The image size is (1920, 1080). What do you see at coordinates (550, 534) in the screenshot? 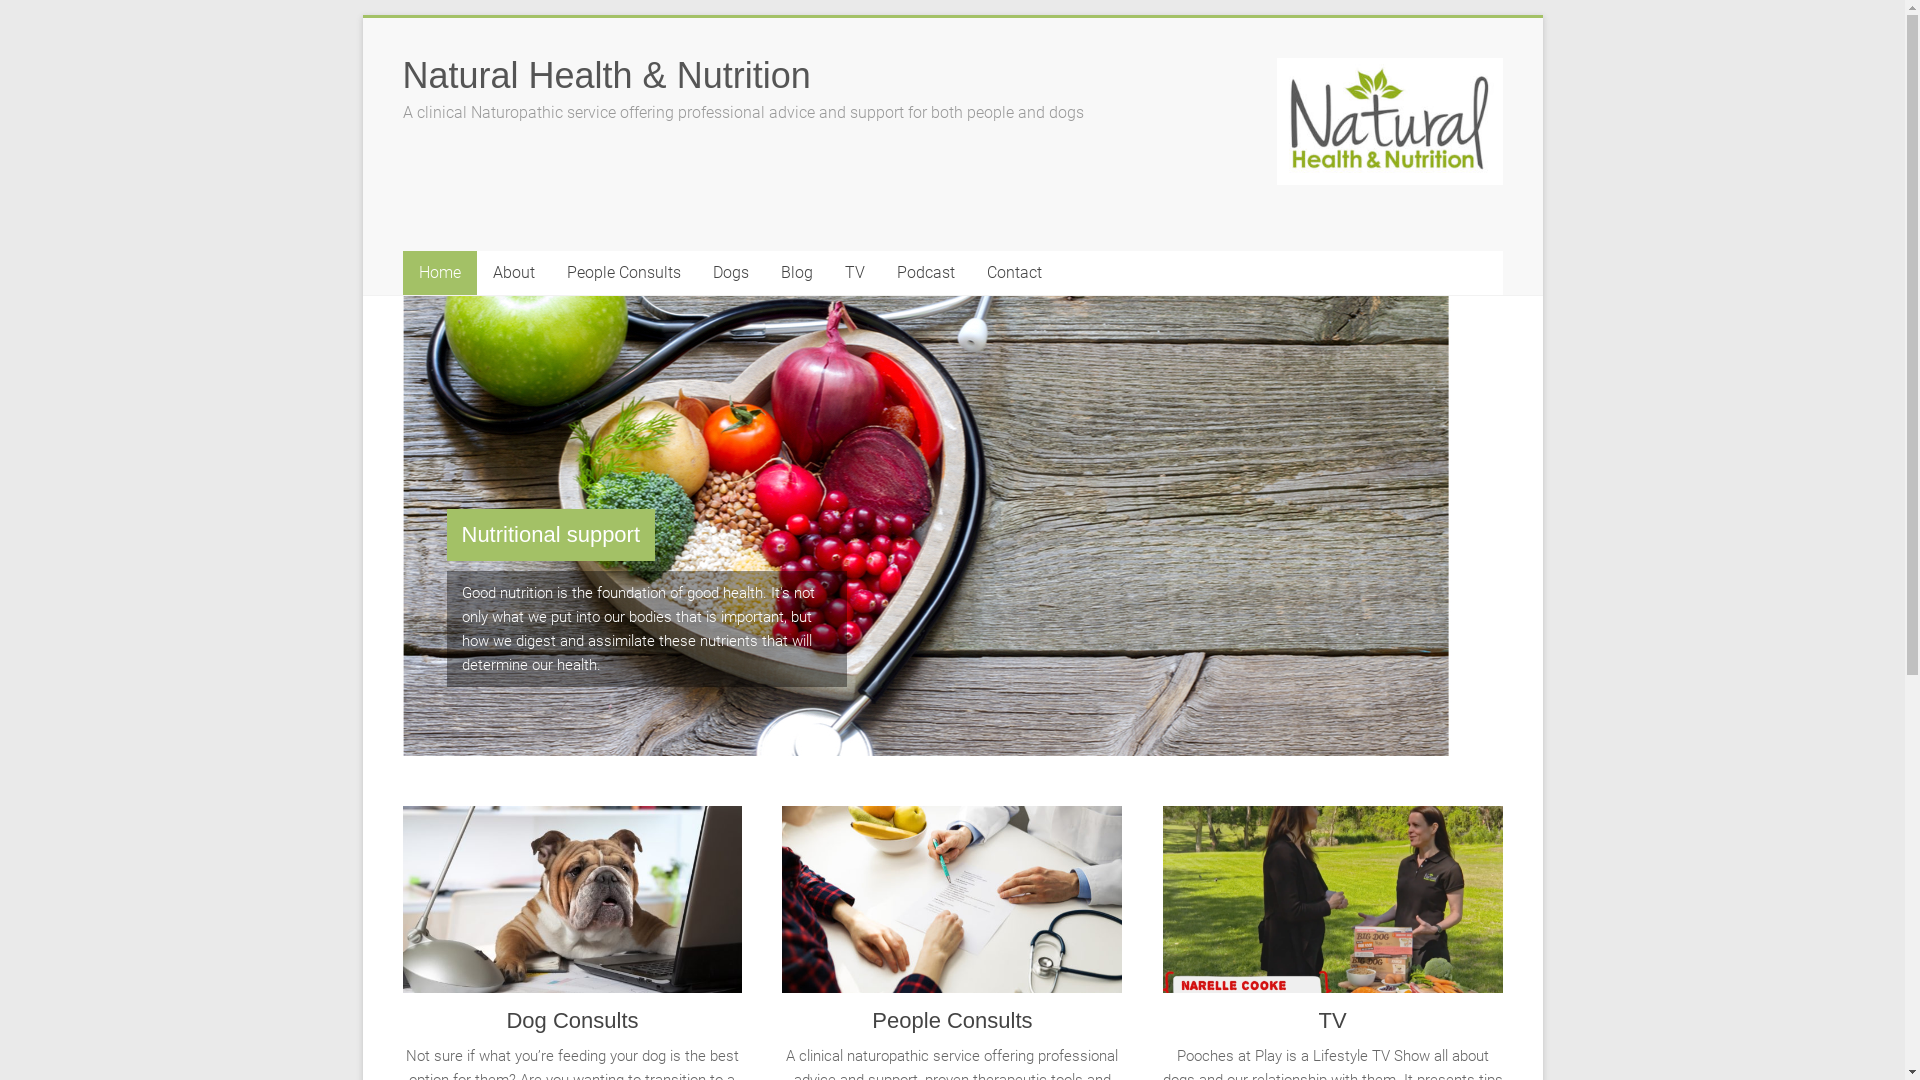
I see `'Nutritional support'` at bounding box center [550, 534].